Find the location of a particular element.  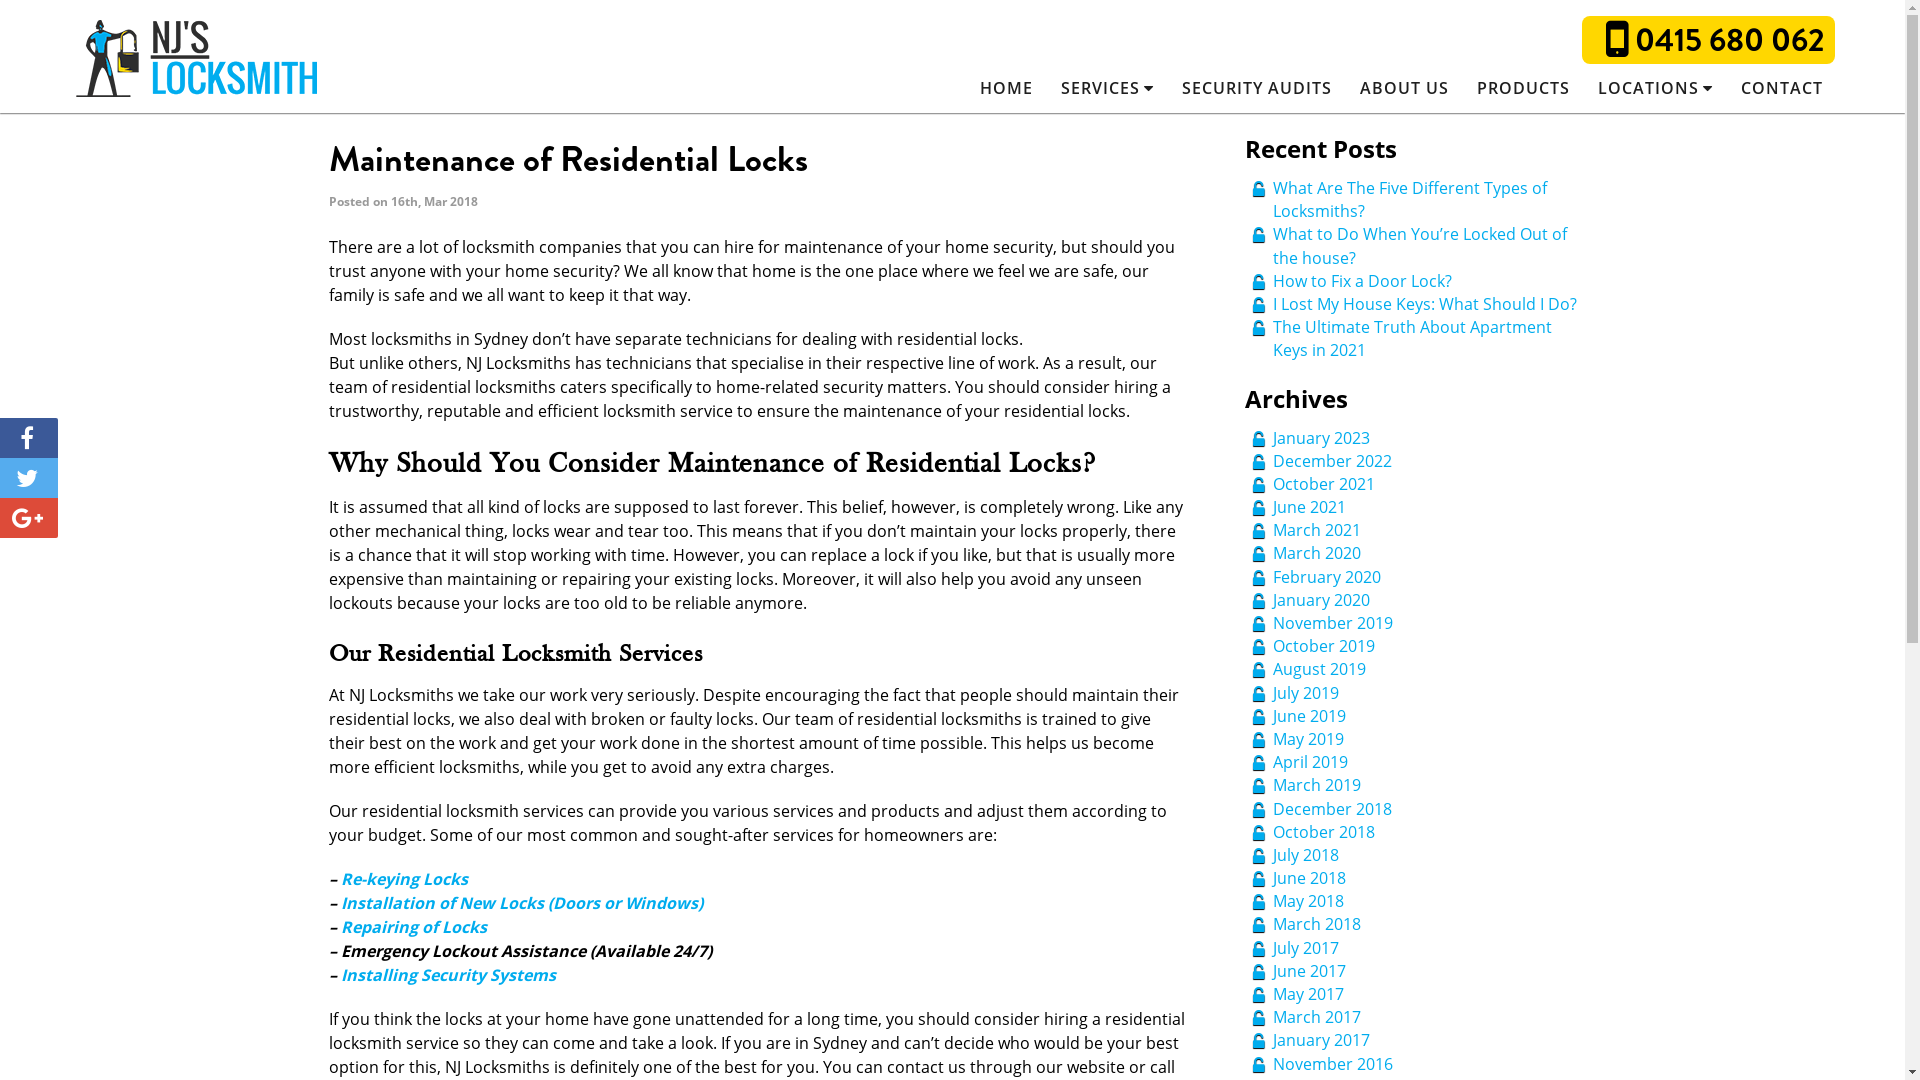

'February 2020' is located at coordinates (1325, 577).